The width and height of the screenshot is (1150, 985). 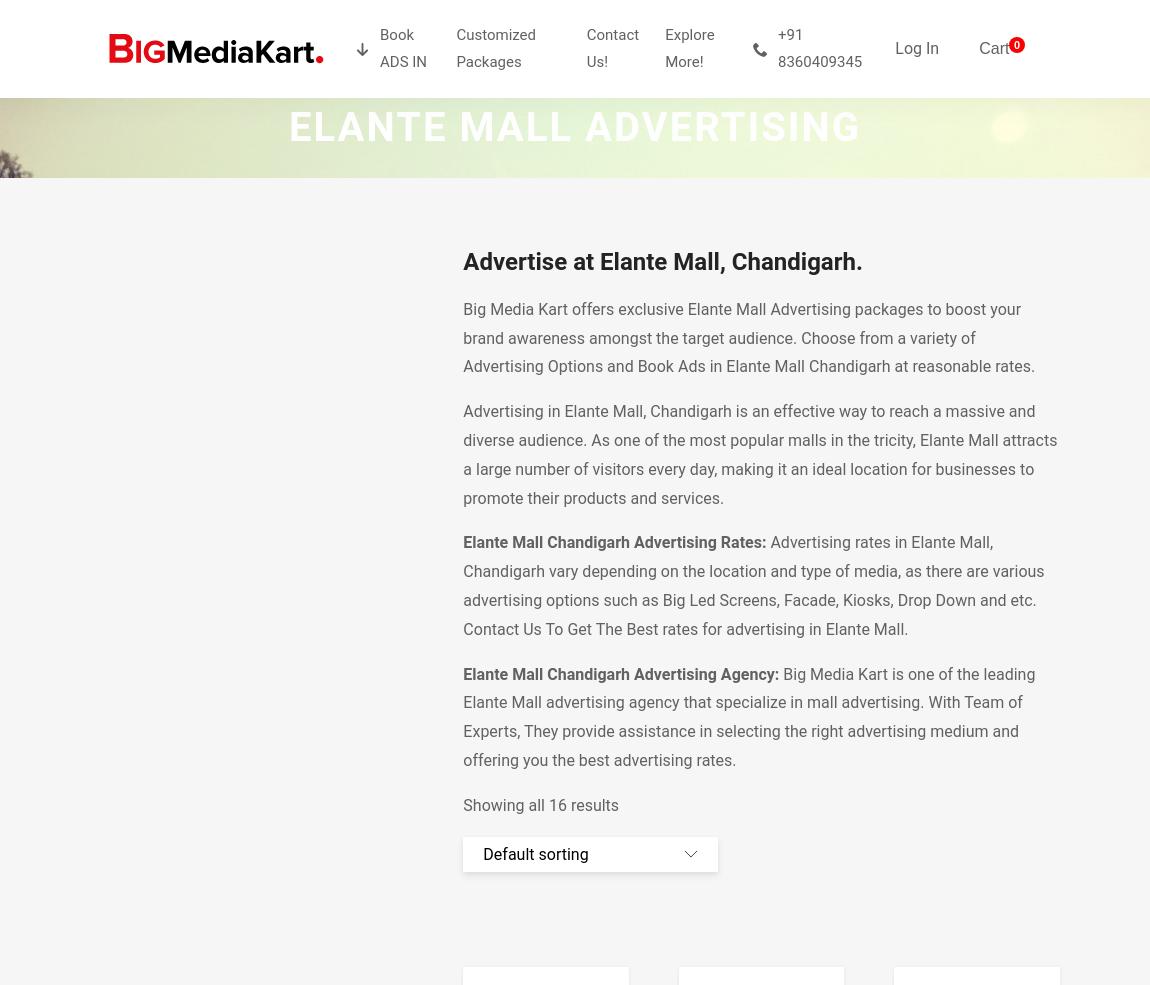 What do you see at coordinates (732, 150) in the screenshot?
I see `'IPL 2023 Advertising'` at bounding box center [732, 150].